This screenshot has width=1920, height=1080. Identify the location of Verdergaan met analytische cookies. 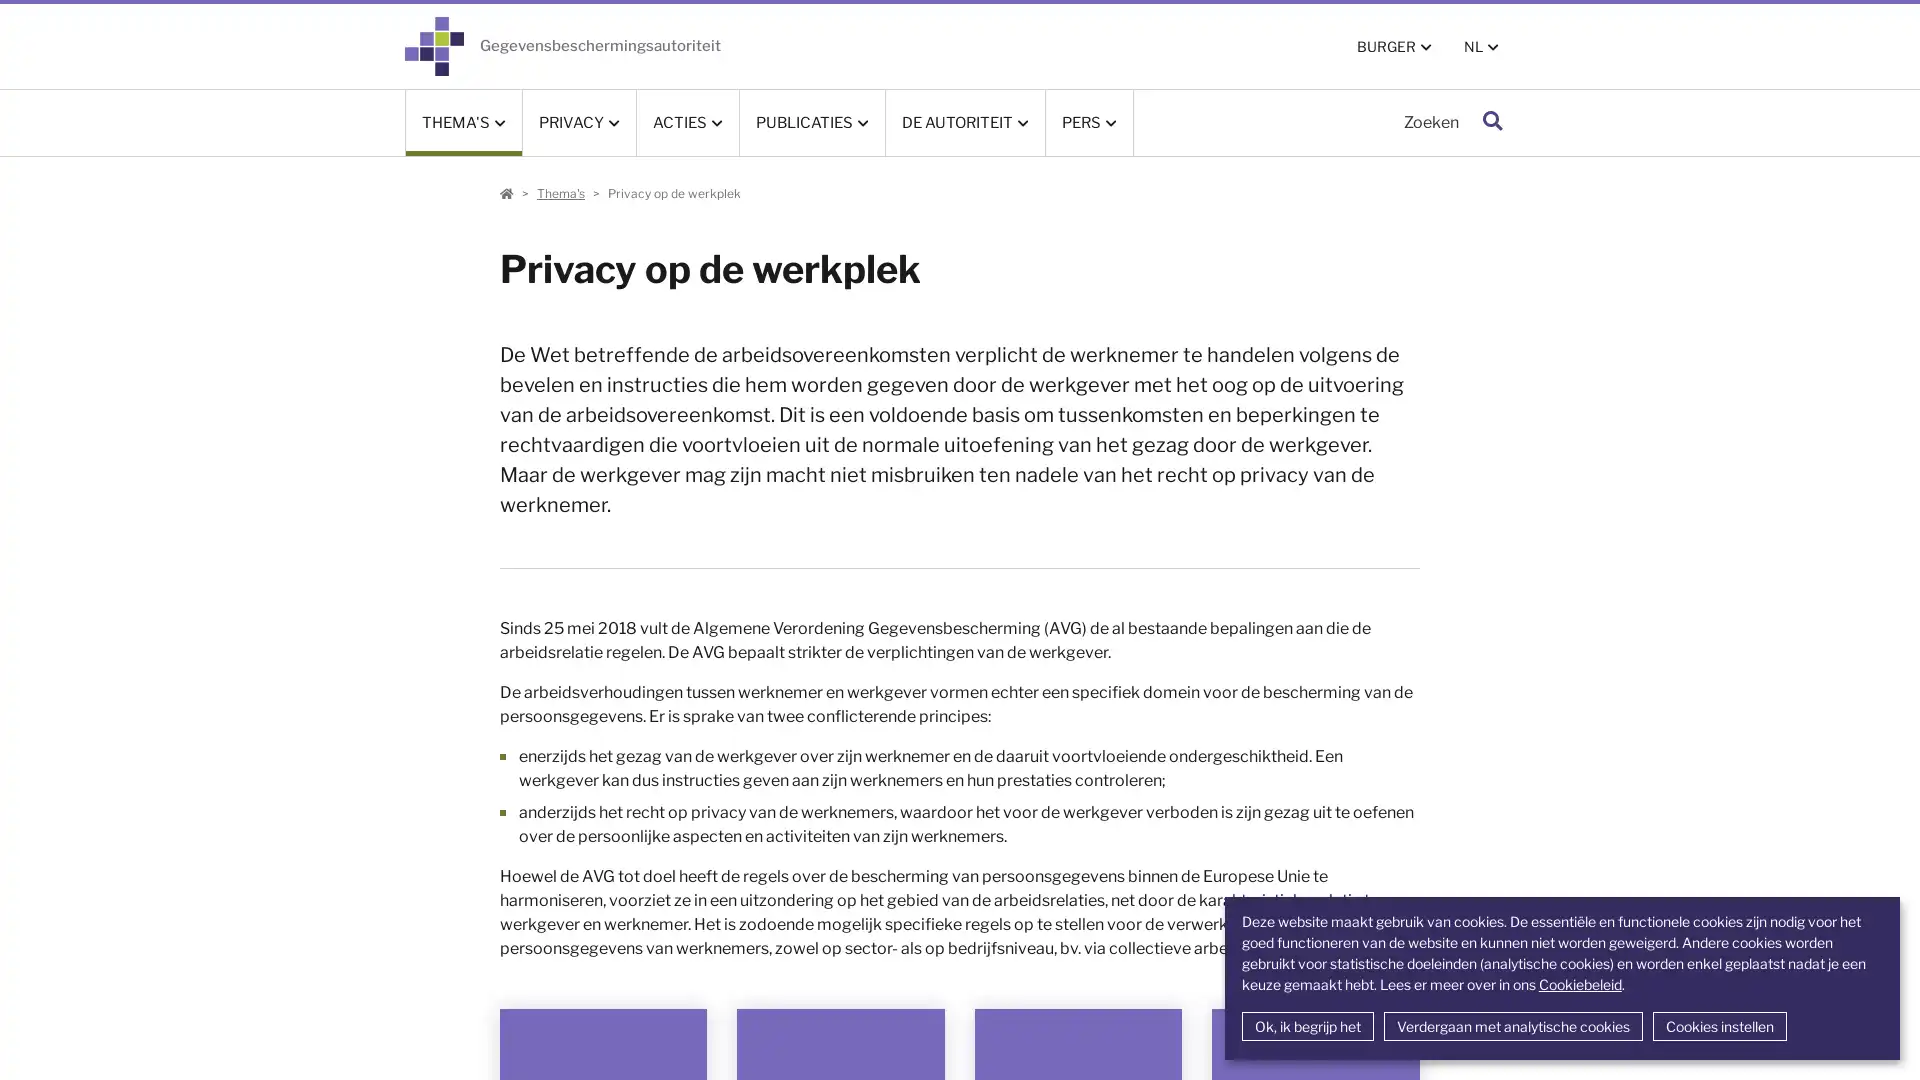
(1512, 1026).